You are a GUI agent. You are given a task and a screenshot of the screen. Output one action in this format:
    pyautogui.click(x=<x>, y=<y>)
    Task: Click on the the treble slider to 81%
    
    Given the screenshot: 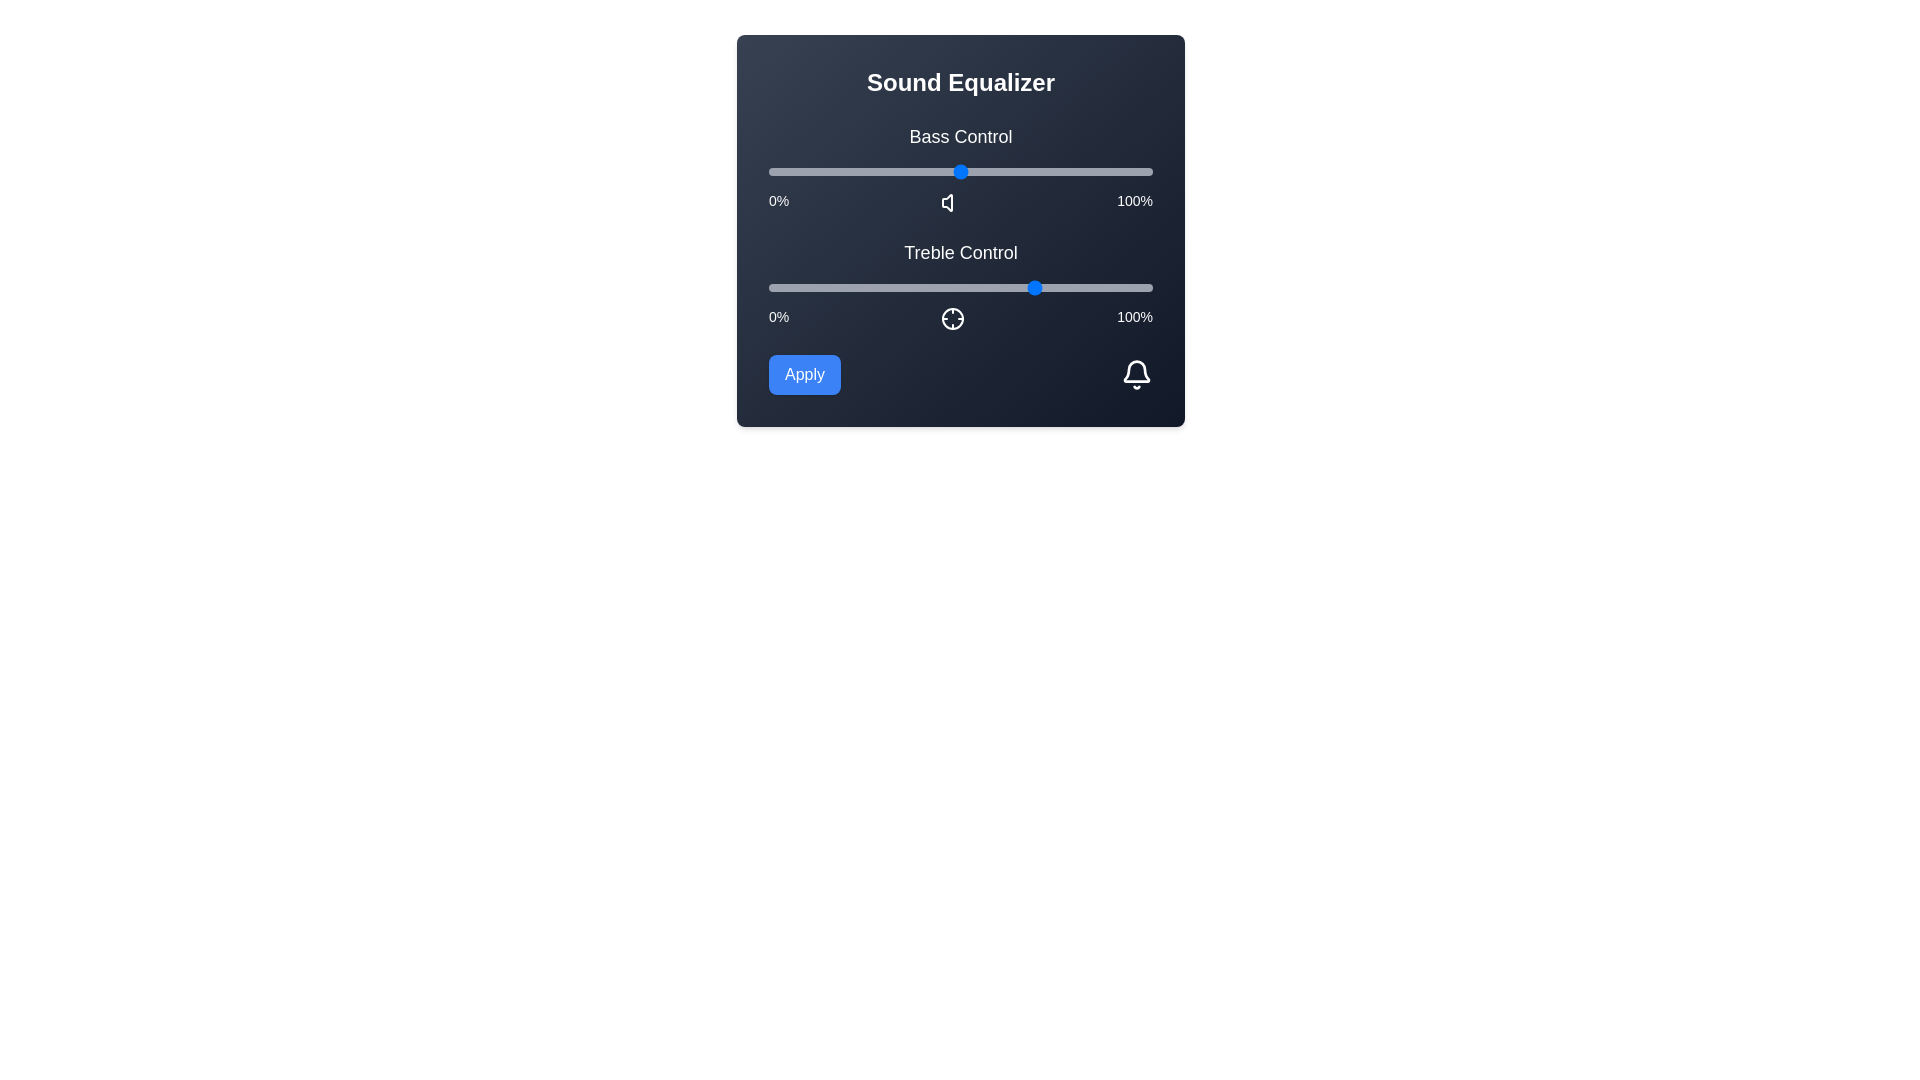 What is the action you would take?
    pyautogui.click(x=1079, y=288)
    